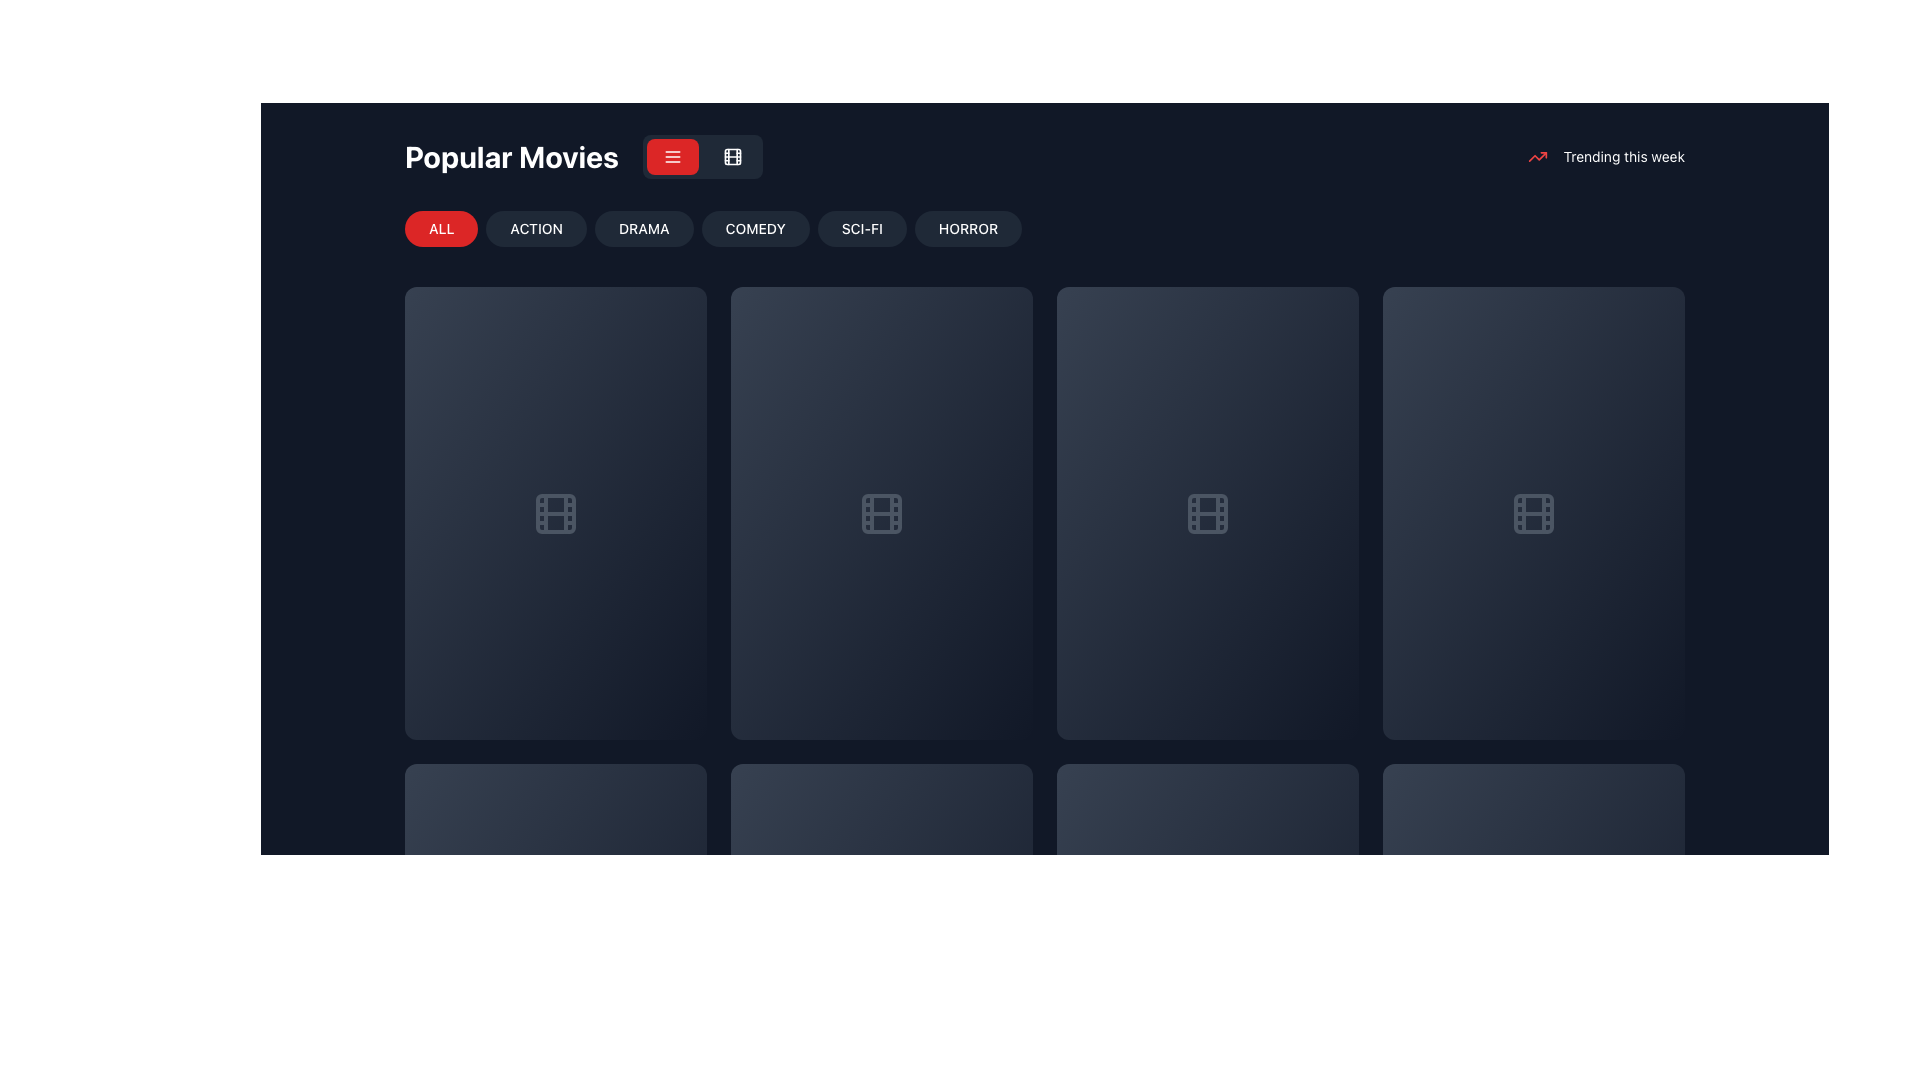 The image size is (1920, 1080). Describe the element at coordinates (1207, 512) in the screenshot. I see `the visual component represented as an SVG rectangle within the film icon grid tile located in the second row, third column` at that location.